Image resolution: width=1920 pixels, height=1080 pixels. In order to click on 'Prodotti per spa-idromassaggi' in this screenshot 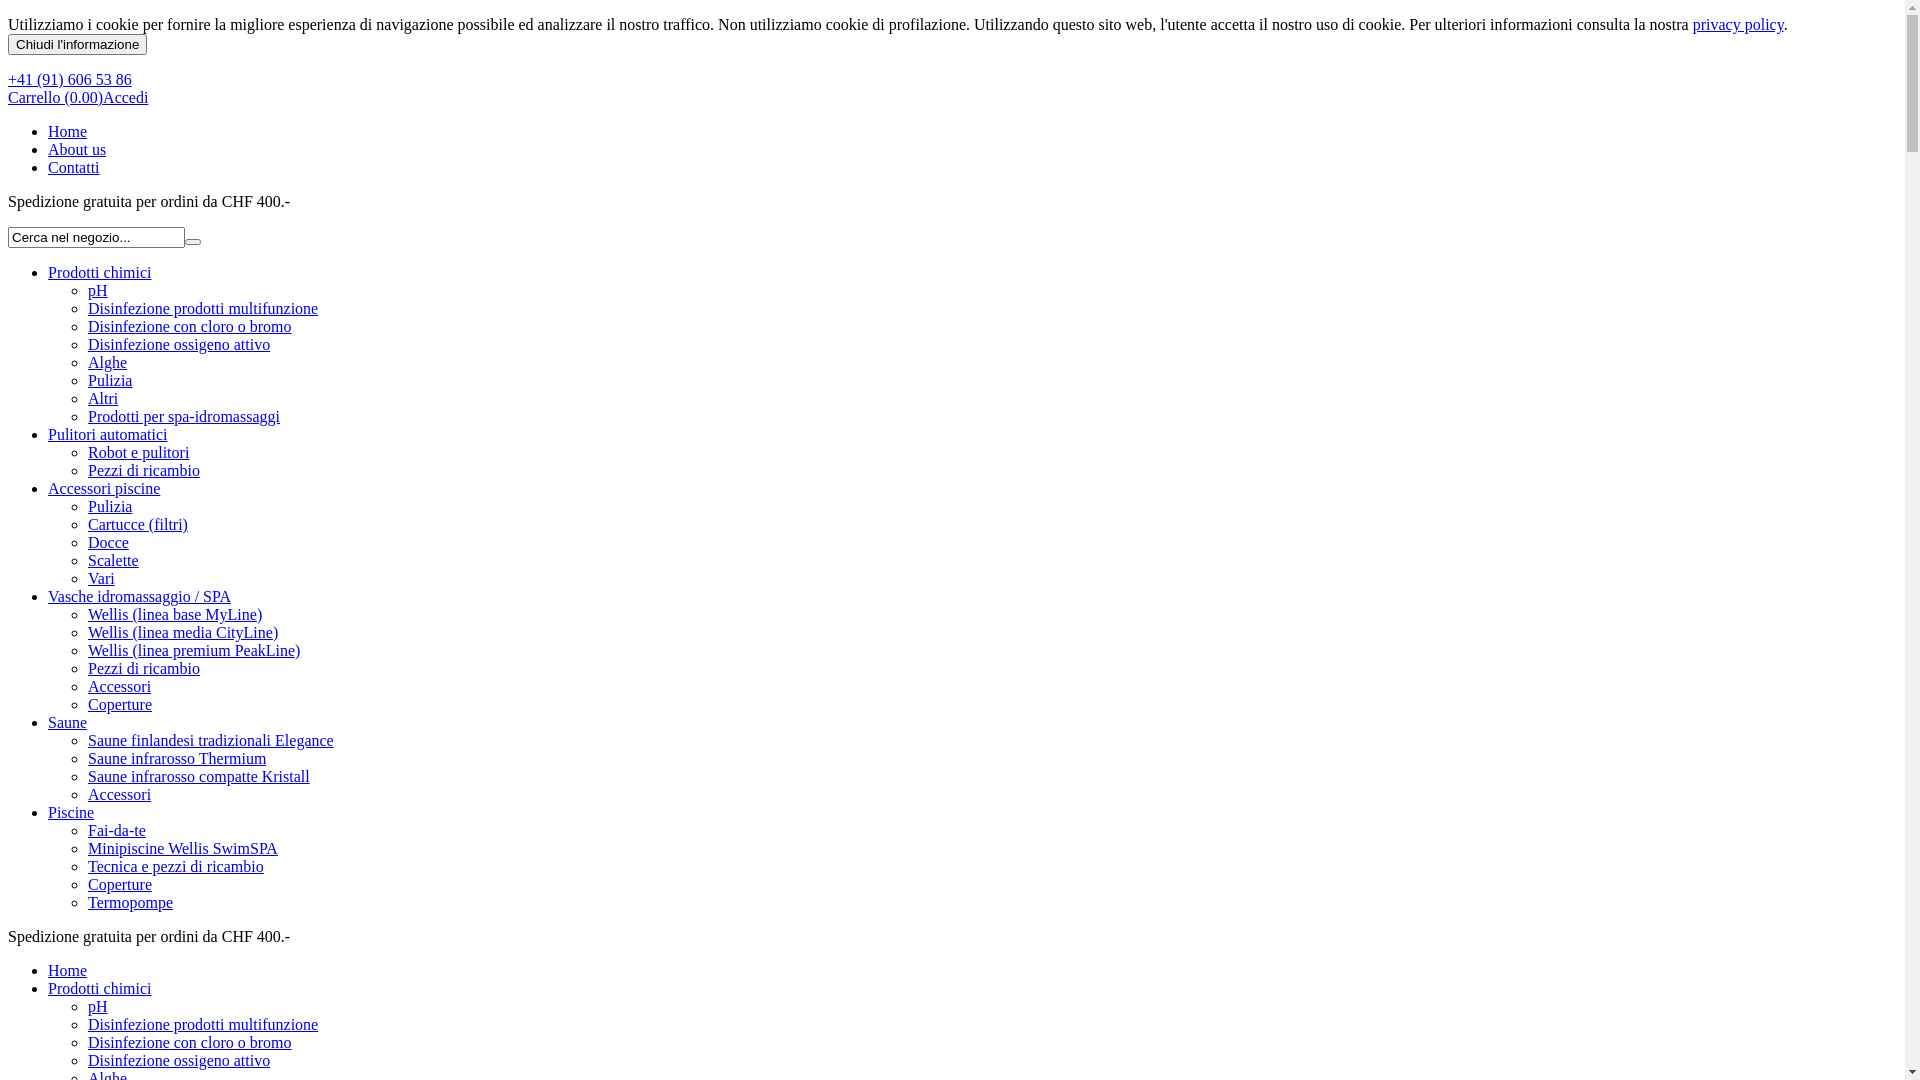, I will do `click(183, 415)`.